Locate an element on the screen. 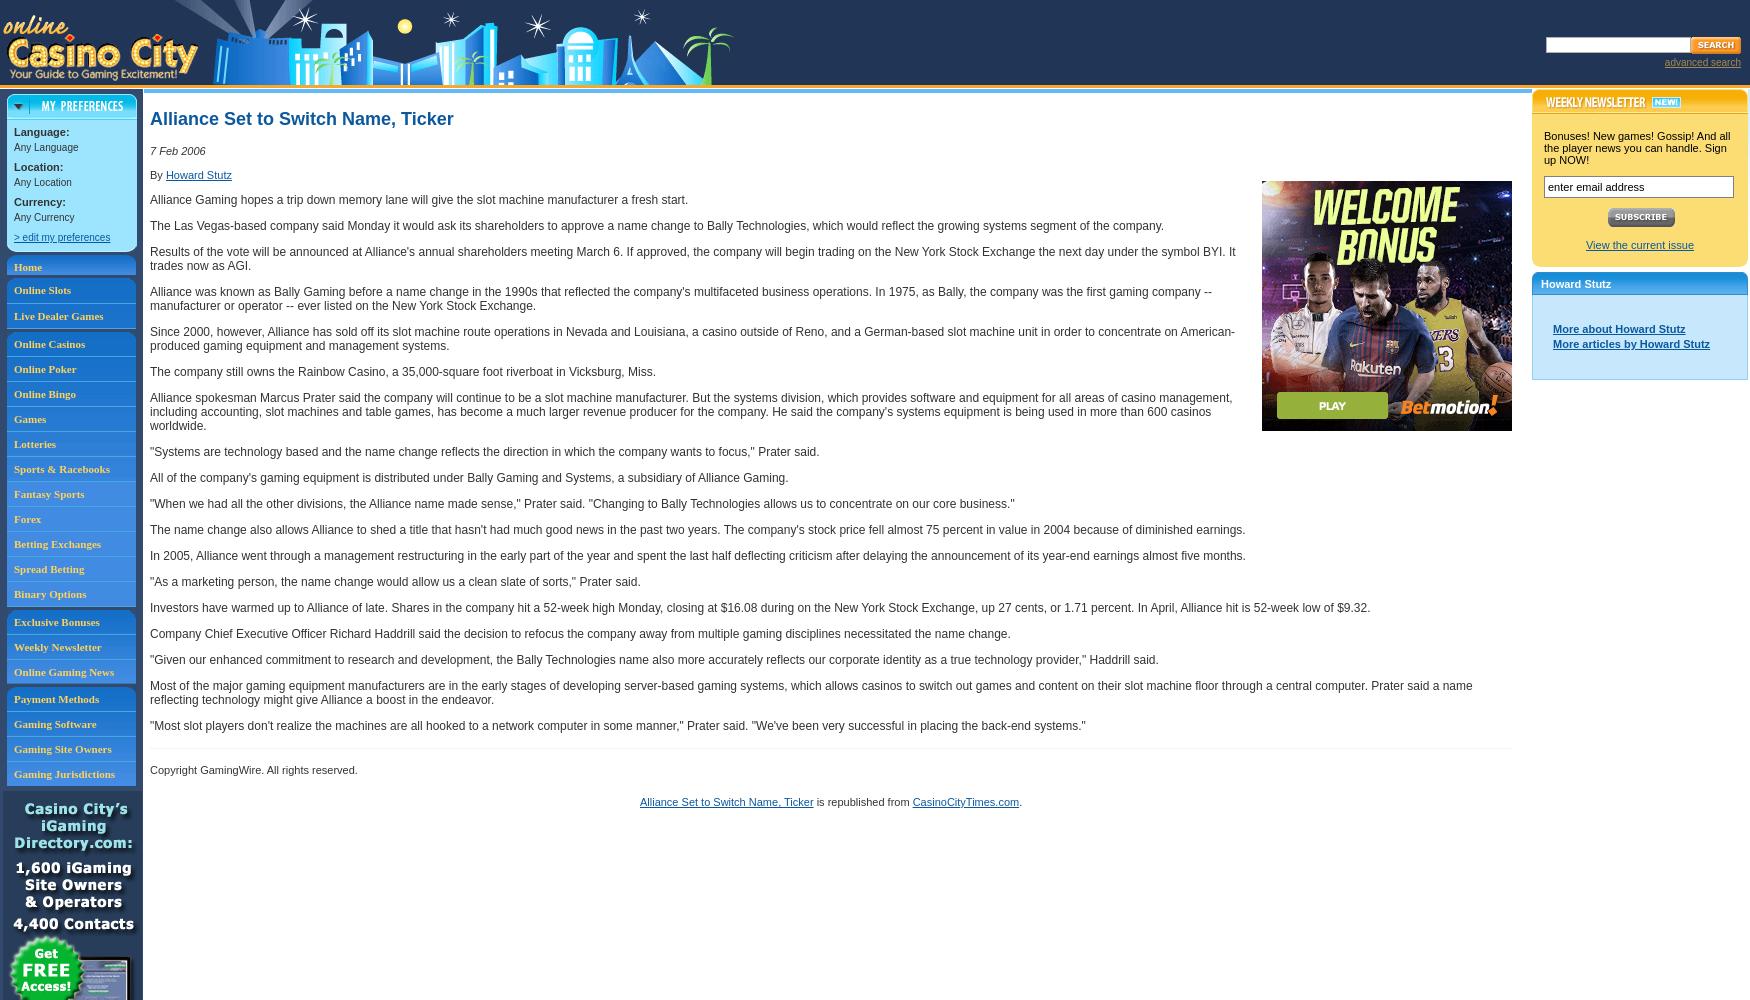 The height and width of the screenshot is (1000, 1750). '"Systems are technology based and the name change reflects the direction in which the company wants to focus," Prater said.' is located at coordinates (484, 451).